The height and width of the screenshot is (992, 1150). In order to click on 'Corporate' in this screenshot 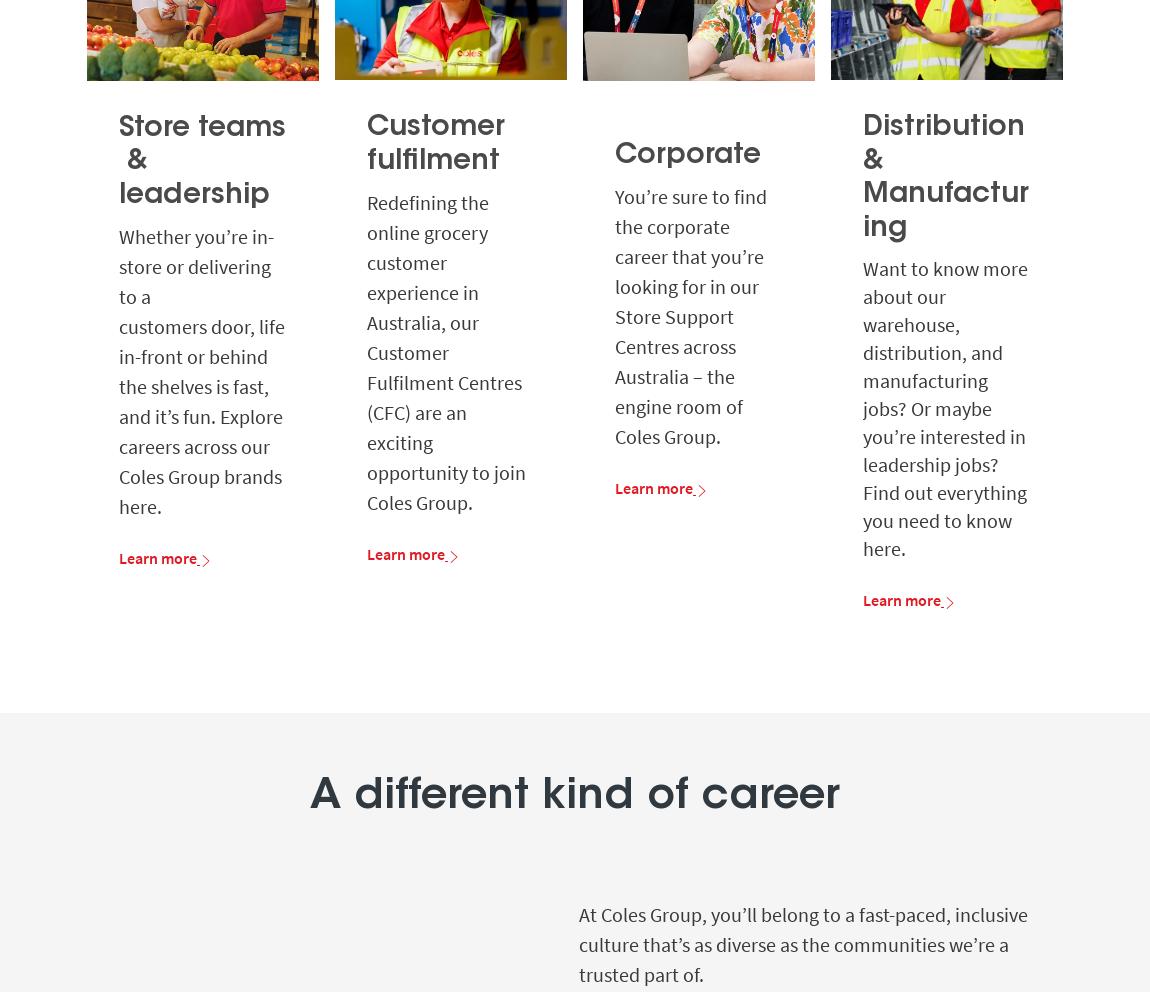, I will do `click(687, 154)`.